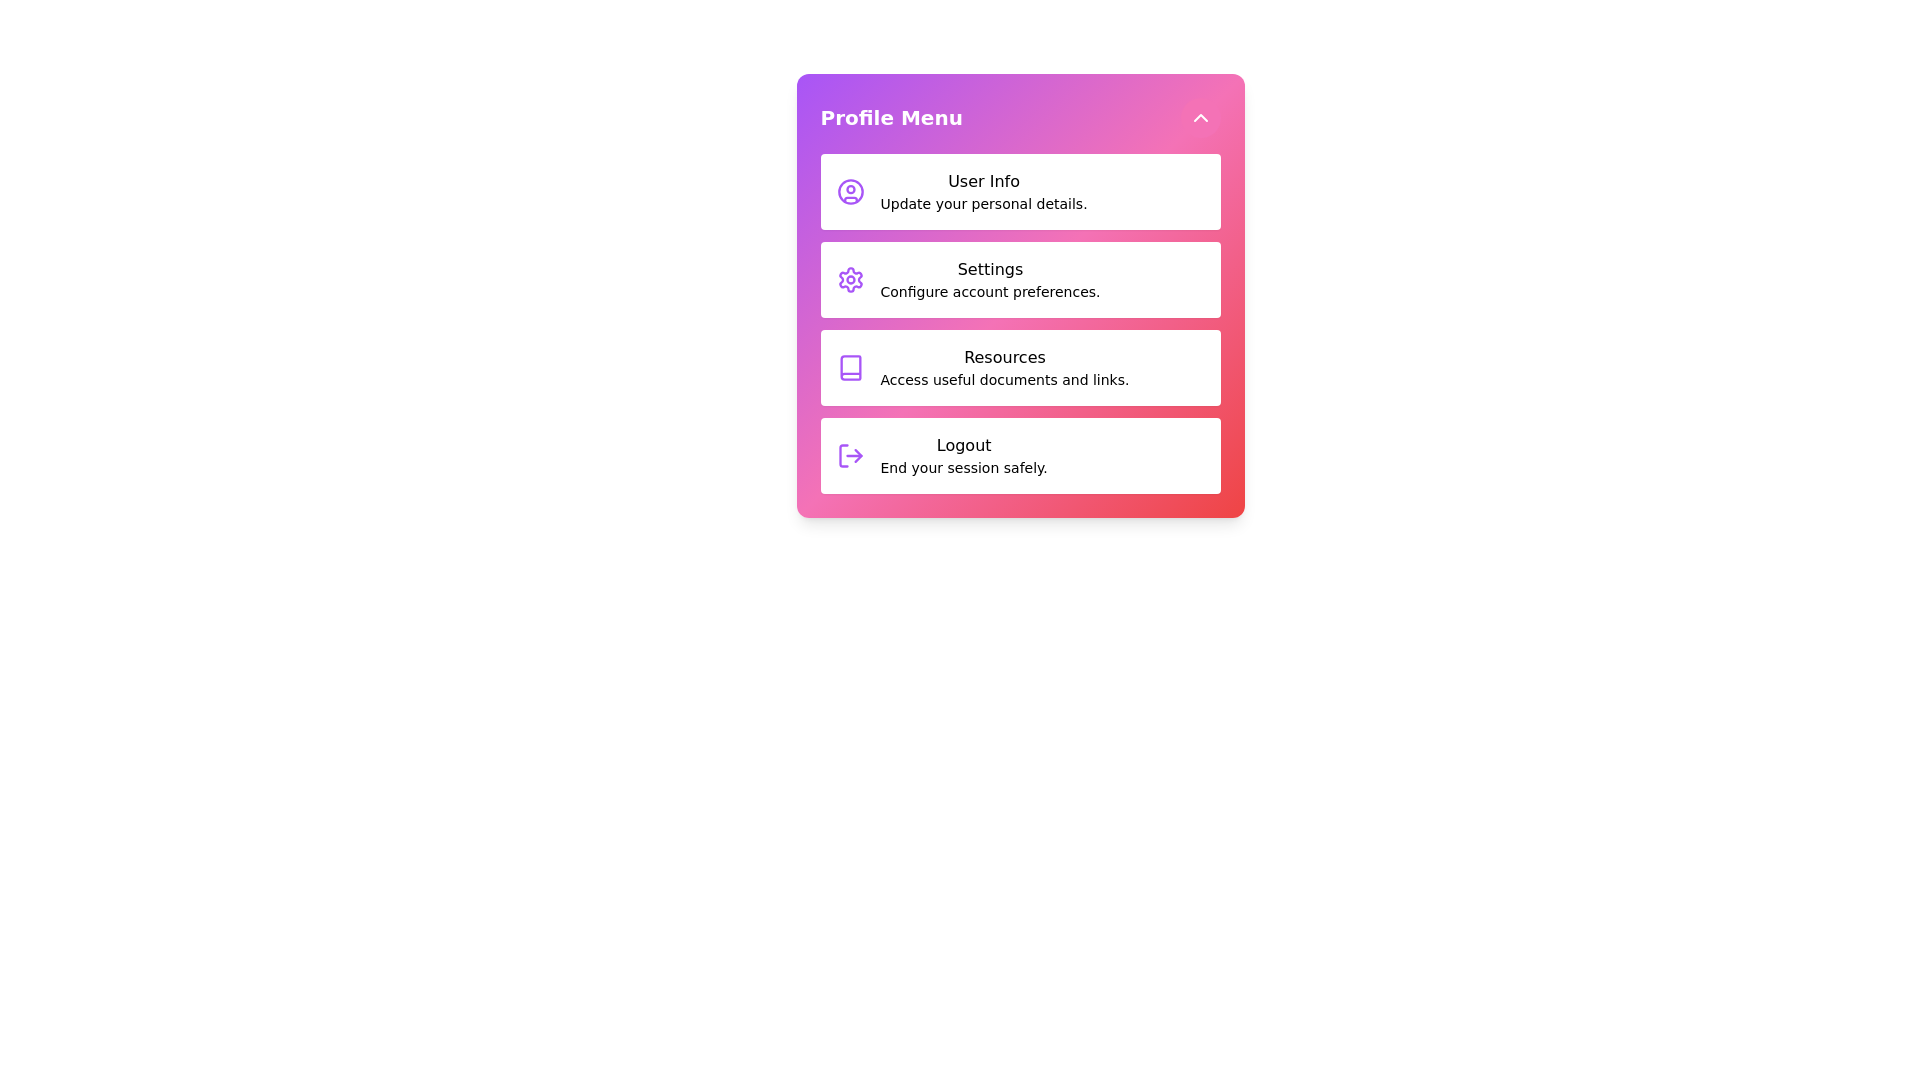 The height and width of the screenshot is (1080, 1920). Describe the element at coordinates (1020, 455) in the screenshot. I see `the menu item Logout from the profile menu` at that location.